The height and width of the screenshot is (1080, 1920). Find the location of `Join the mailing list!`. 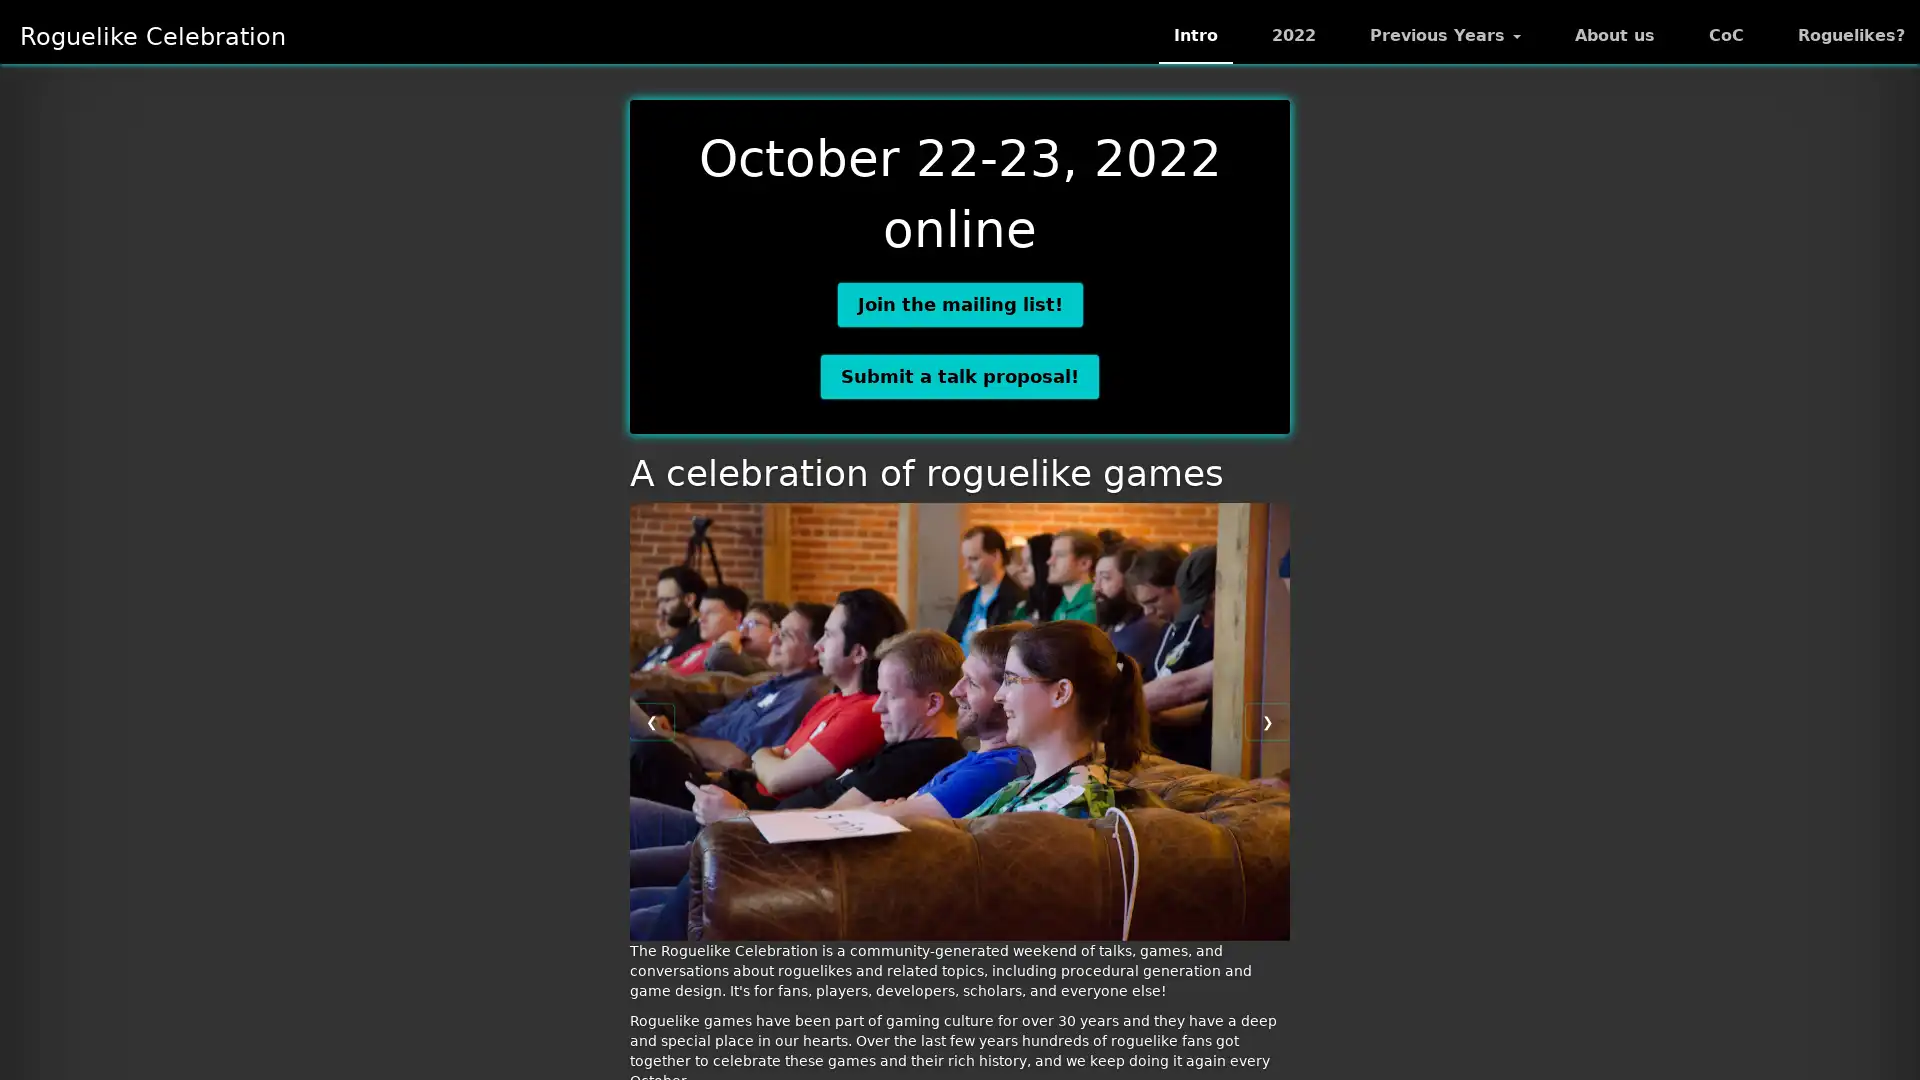

Join the mailing list! is located at coordinates (958, 304).